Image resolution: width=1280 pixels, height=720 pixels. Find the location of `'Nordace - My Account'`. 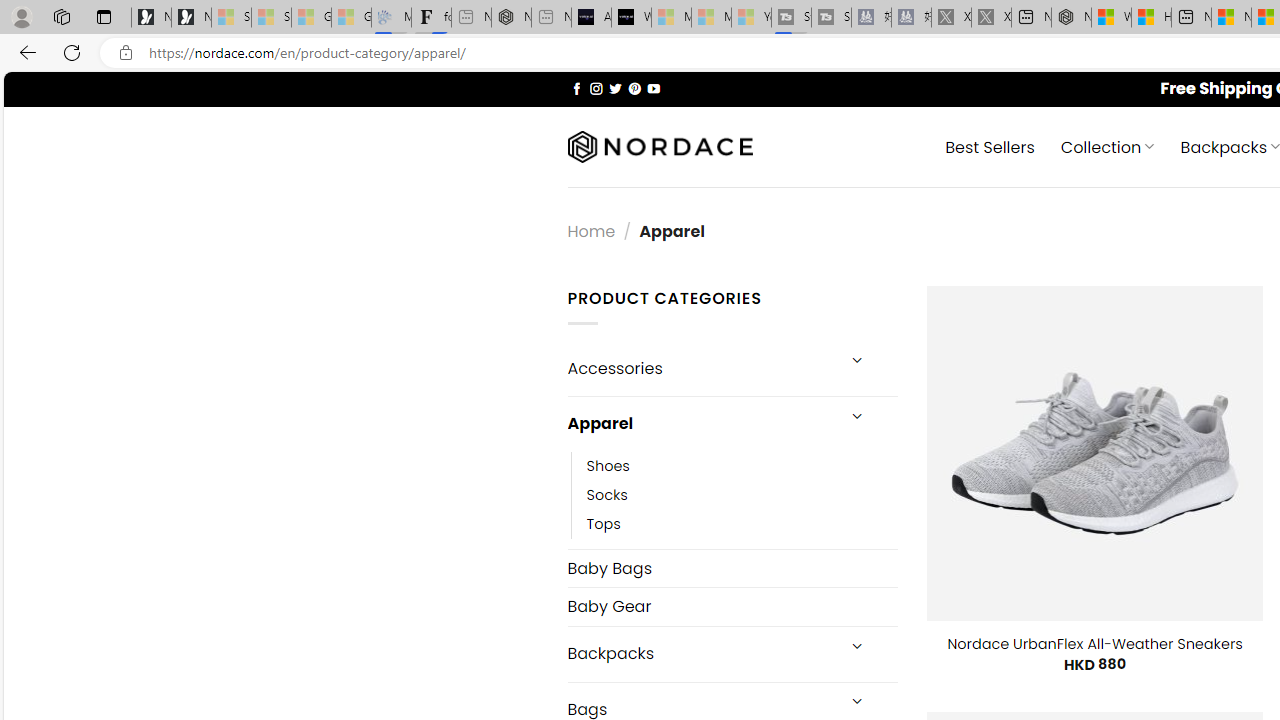

'Nordace - My Account' is located at coordinates (1070, 17).